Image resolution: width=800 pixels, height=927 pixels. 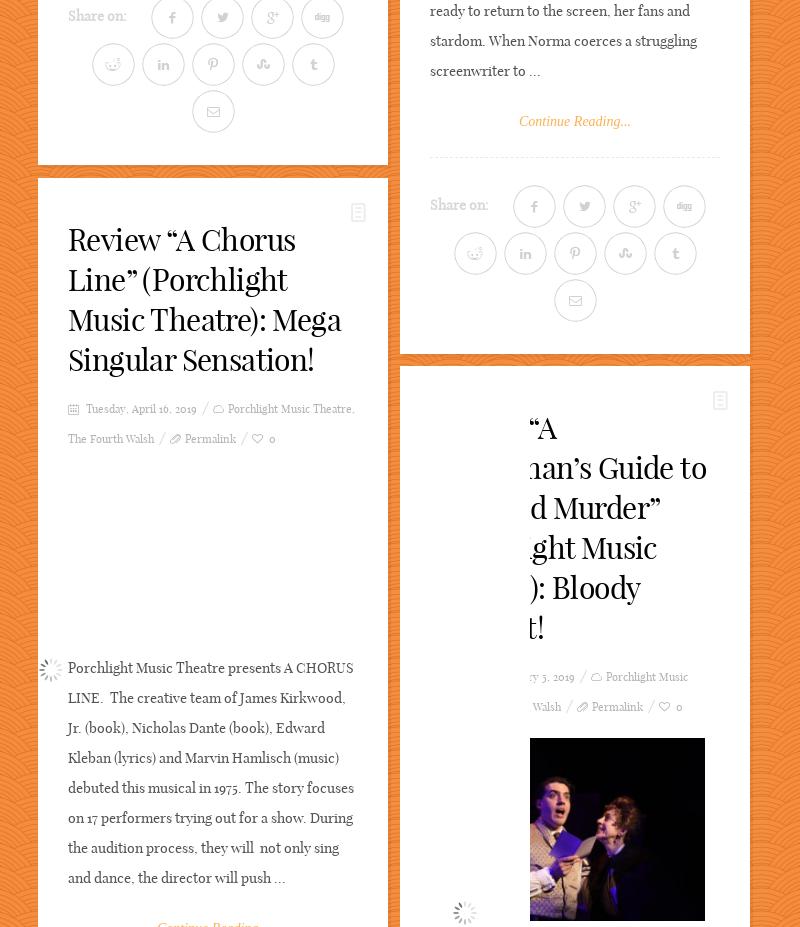 I want to click on 'Review “A Gentleman’s Guide to Love and Murder” (Porchlight Music Theatre): Bloody Brilliant!', so click(x=430, y=528).